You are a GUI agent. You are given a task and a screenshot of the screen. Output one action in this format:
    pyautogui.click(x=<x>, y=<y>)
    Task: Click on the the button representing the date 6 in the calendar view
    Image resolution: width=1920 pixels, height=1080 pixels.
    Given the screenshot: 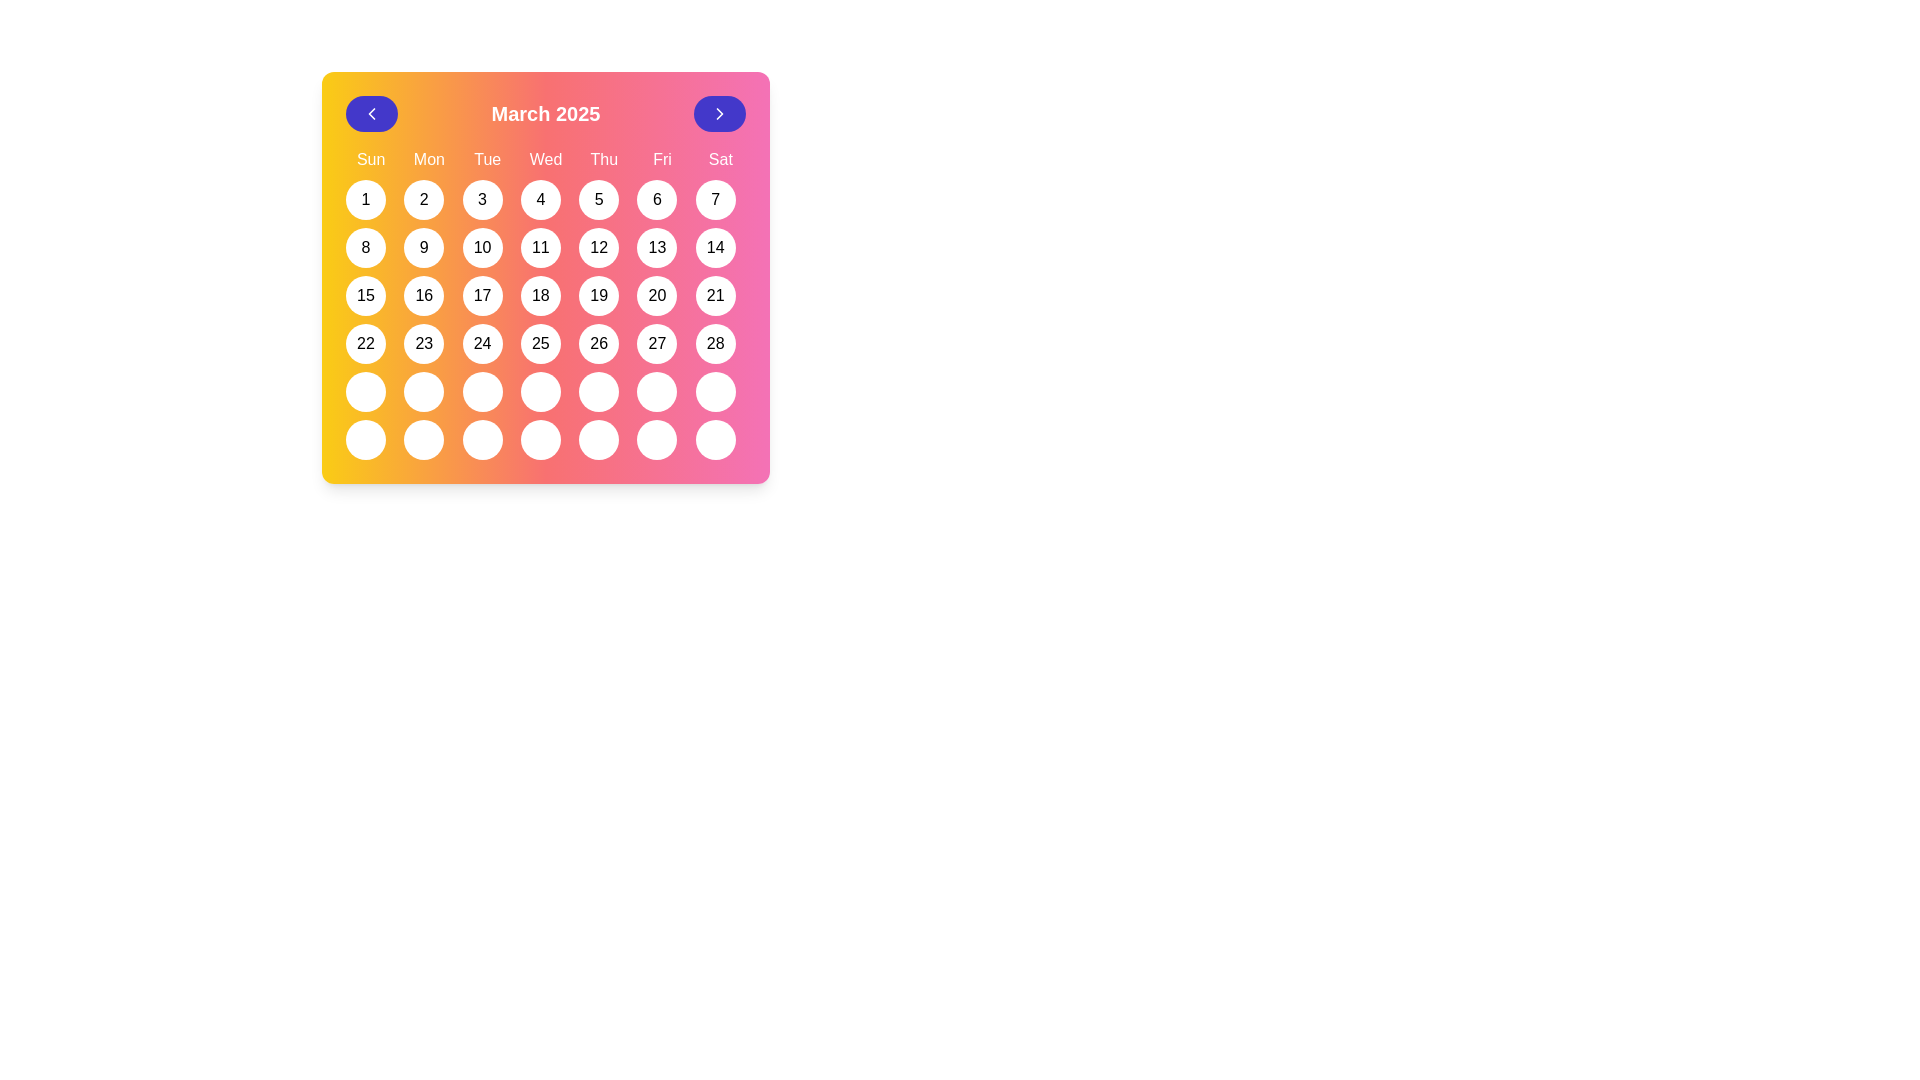 What is the action you would take?
    pyautogui.click(x=657, y=200)
    